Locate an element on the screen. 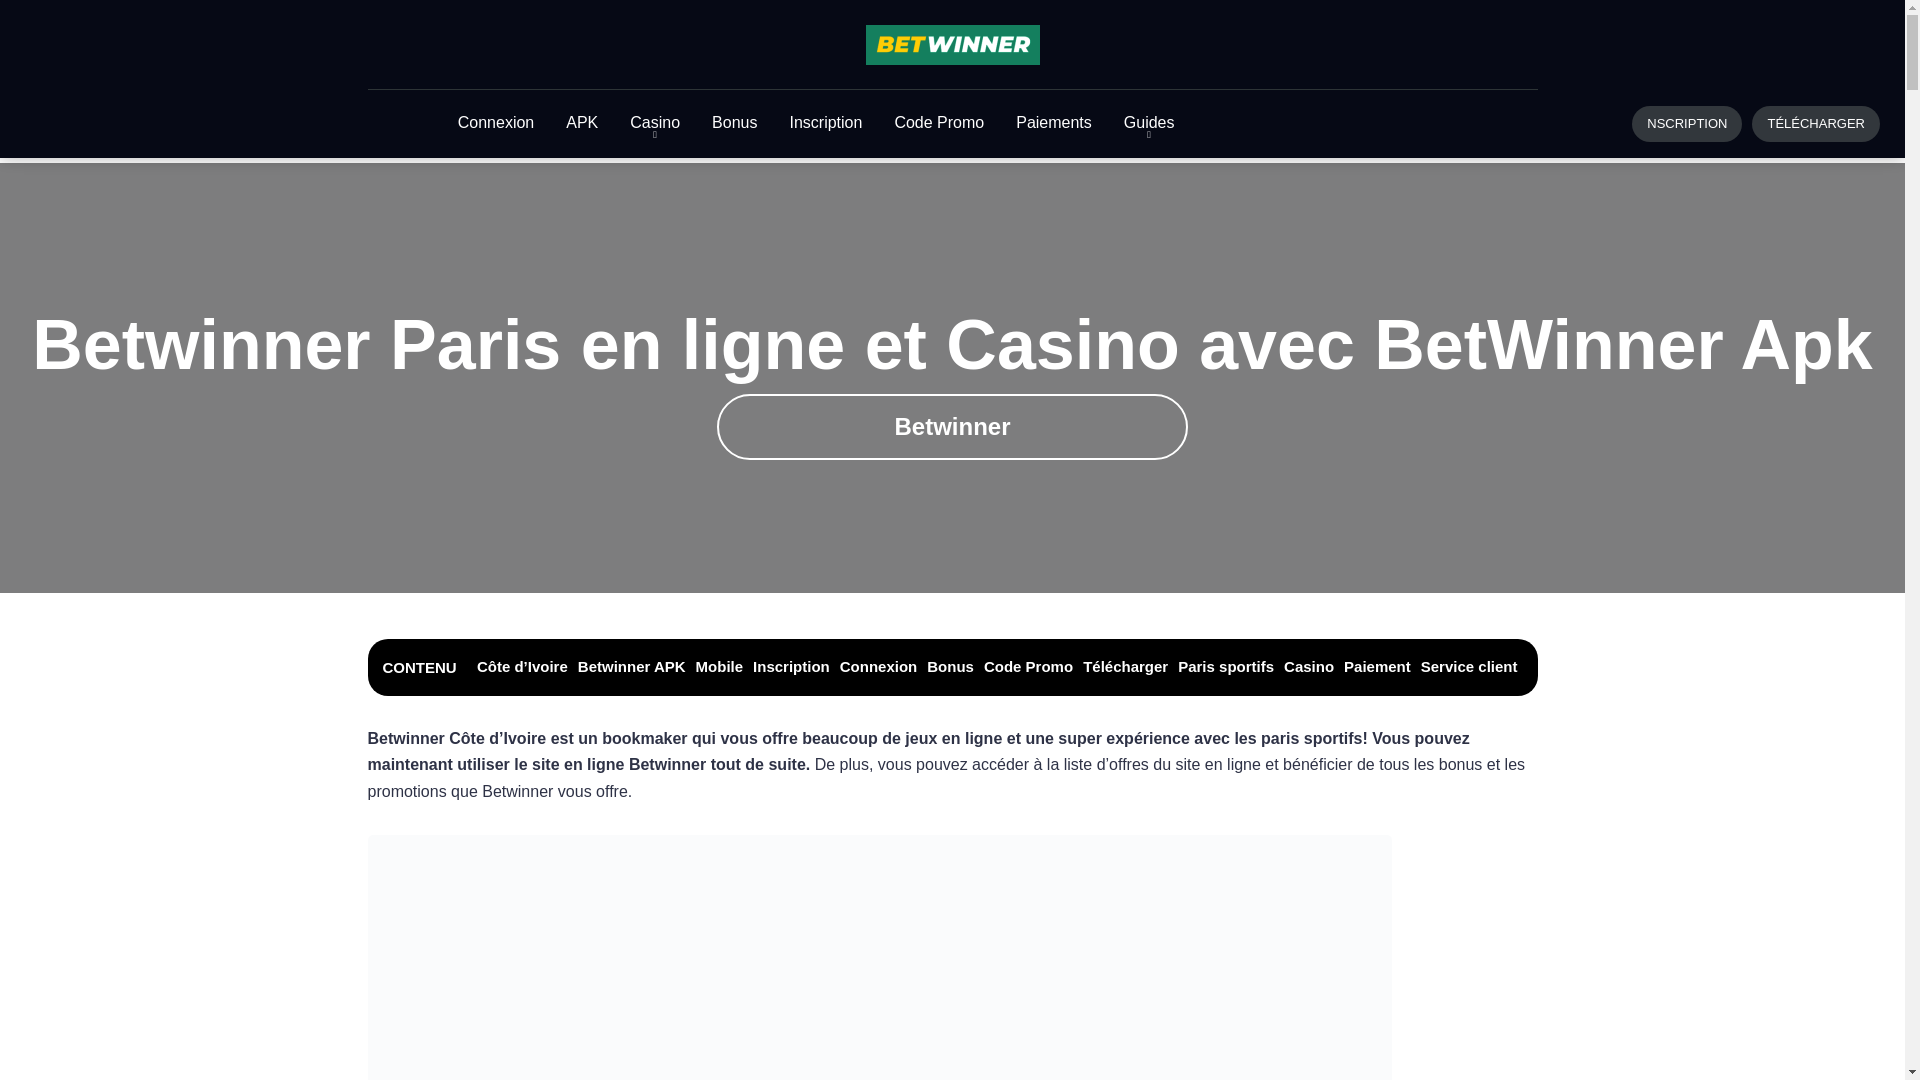 The image size is (1920, 1080). 'Inscription' is located at coordinates (790, 666).